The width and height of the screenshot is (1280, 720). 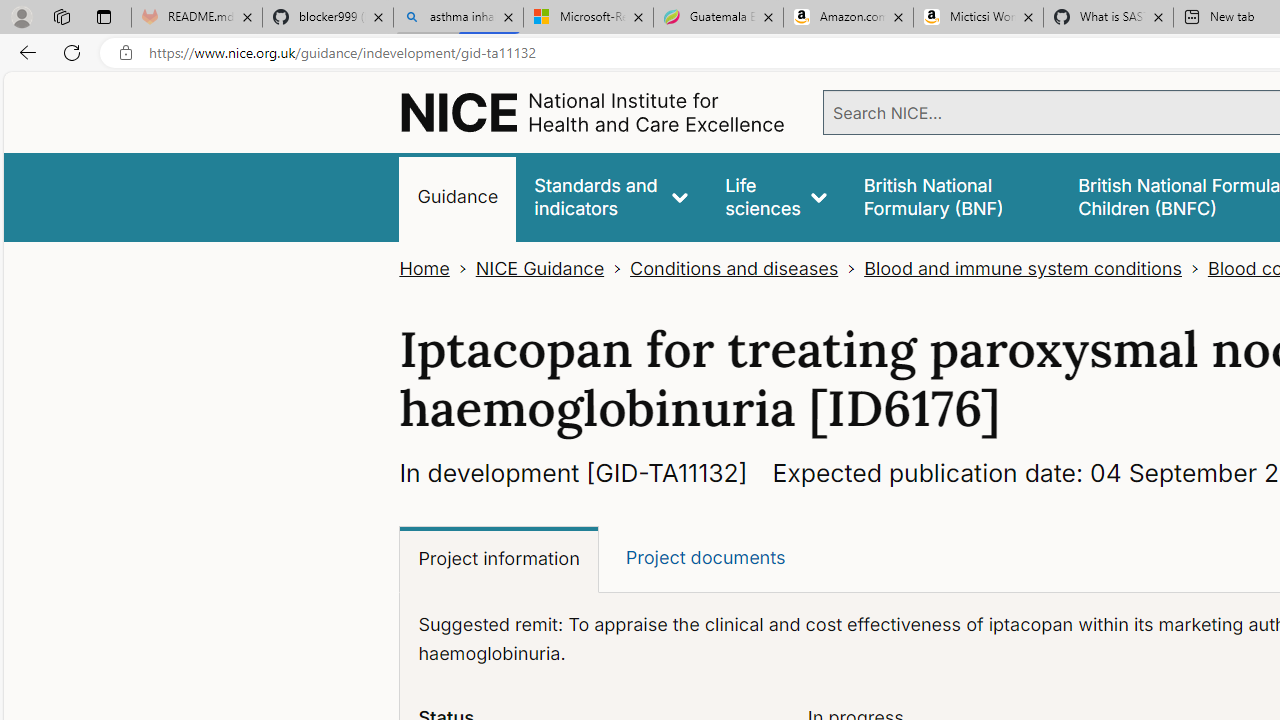 I want to click on 'Conditions and diseases', so click(x=733, y=268).